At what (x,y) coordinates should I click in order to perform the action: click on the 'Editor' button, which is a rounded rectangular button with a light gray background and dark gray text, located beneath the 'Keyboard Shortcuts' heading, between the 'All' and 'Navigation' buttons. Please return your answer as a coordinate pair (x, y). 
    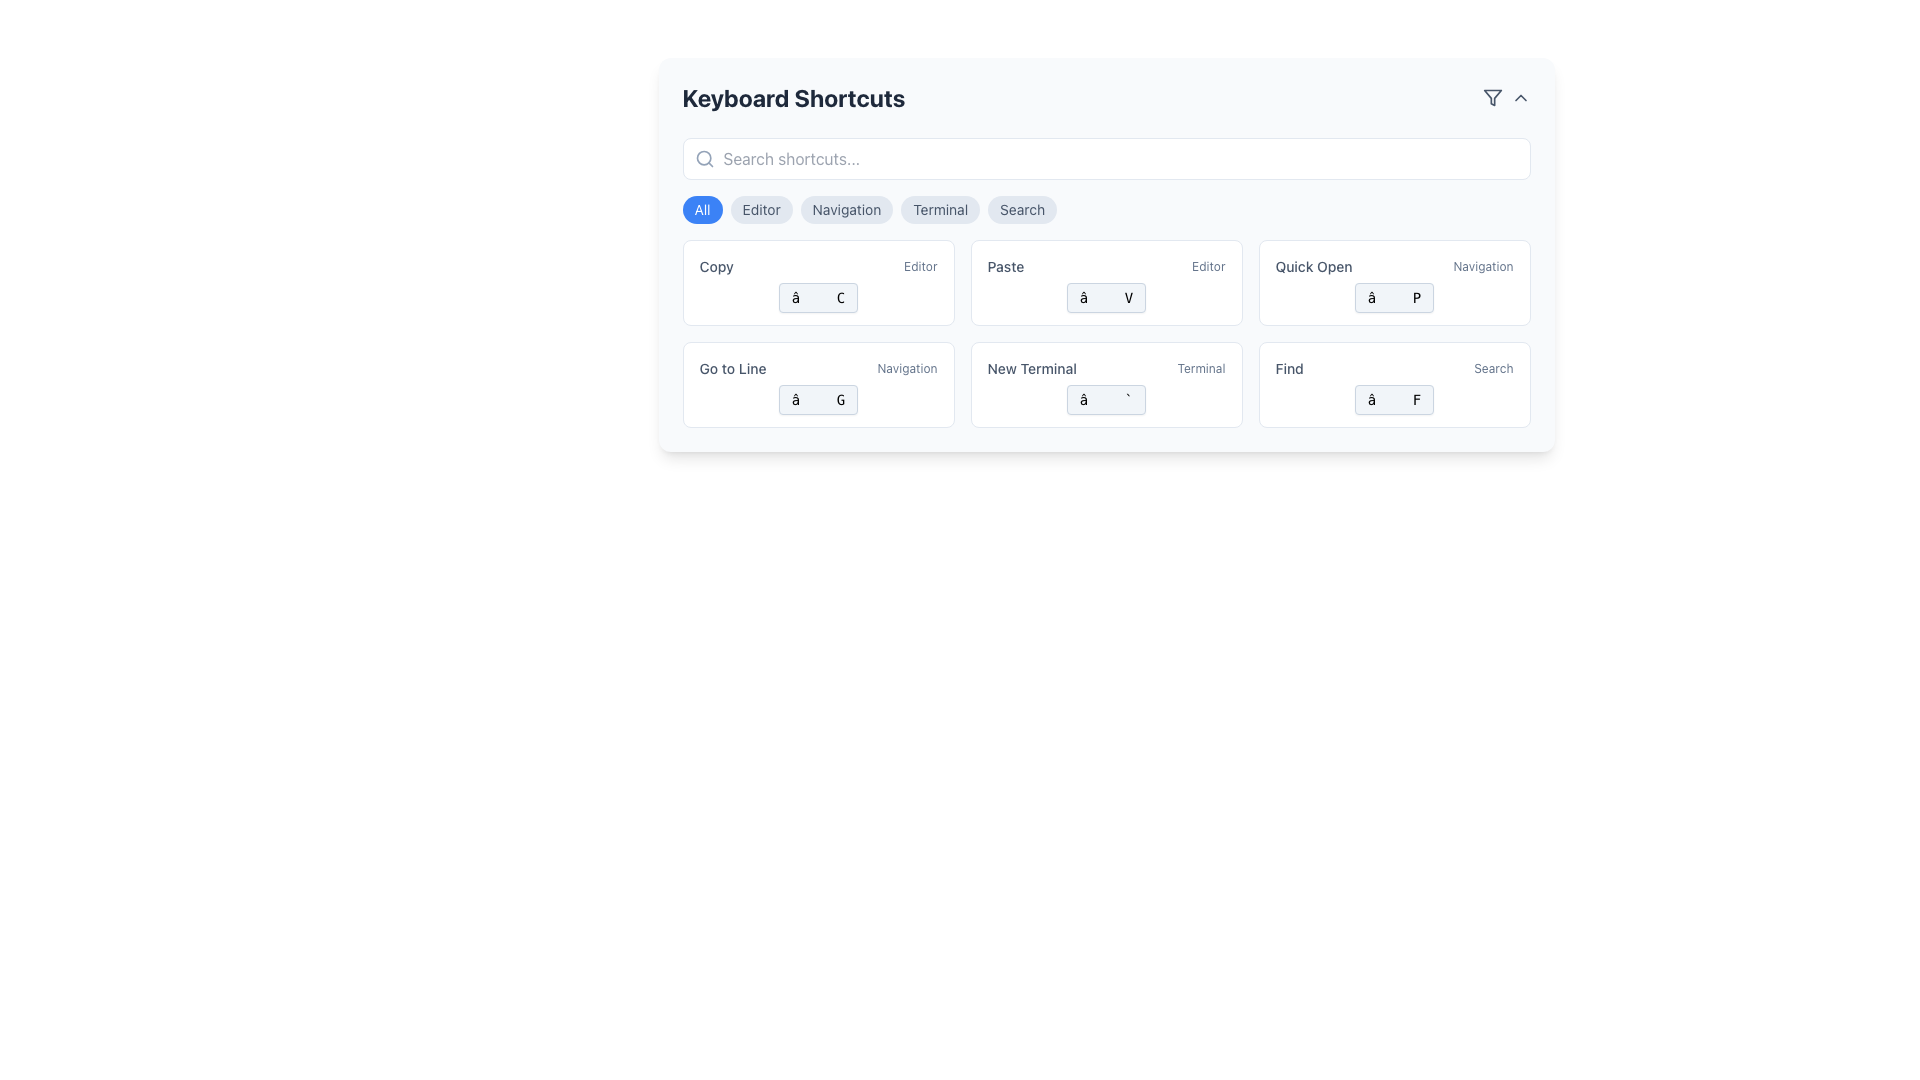
    Looking at the image, I should click on (760, 209).